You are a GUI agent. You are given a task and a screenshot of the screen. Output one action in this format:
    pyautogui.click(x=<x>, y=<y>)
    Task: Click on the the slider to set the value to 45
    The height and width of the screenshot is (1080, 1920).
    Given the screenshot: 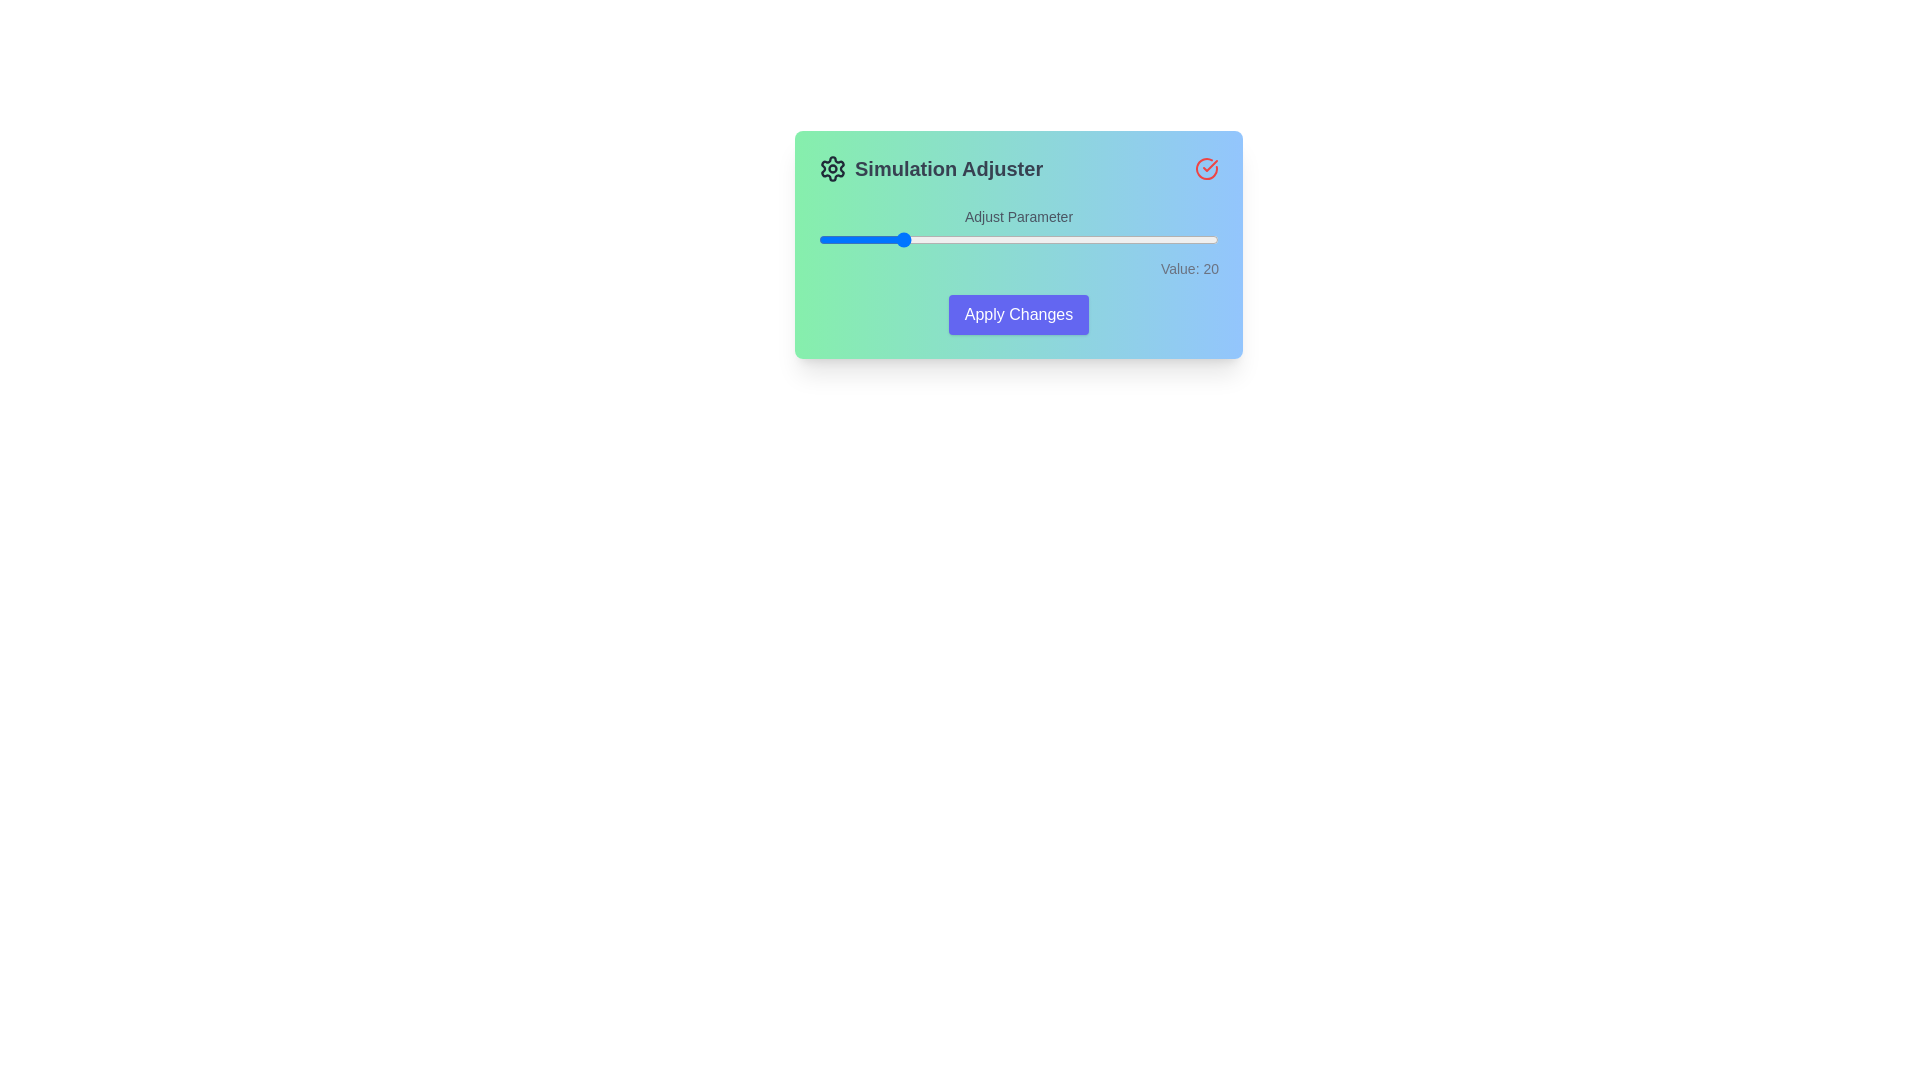 What is the action you would take?
    pyautogui.click(x=998, y=238)
    